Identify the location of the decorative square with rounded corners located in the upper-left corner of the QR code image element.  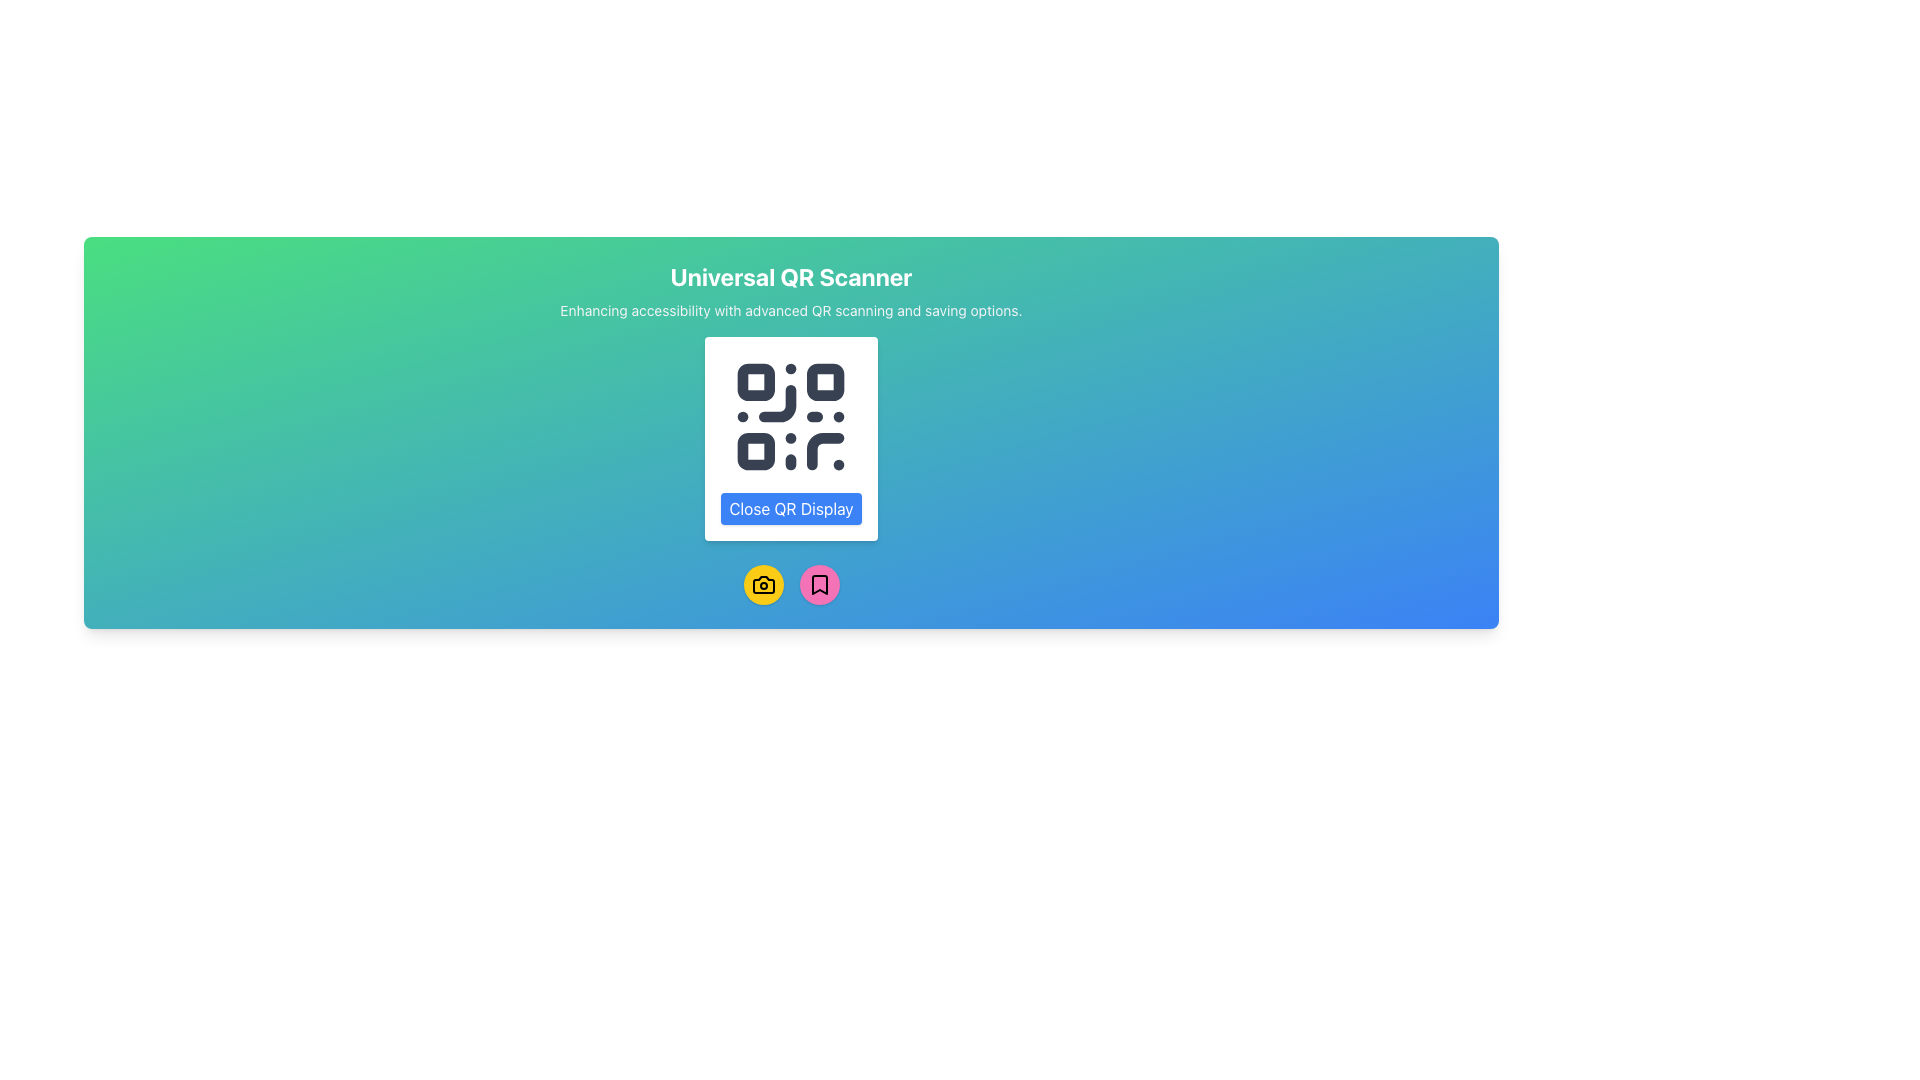
(755, 382).